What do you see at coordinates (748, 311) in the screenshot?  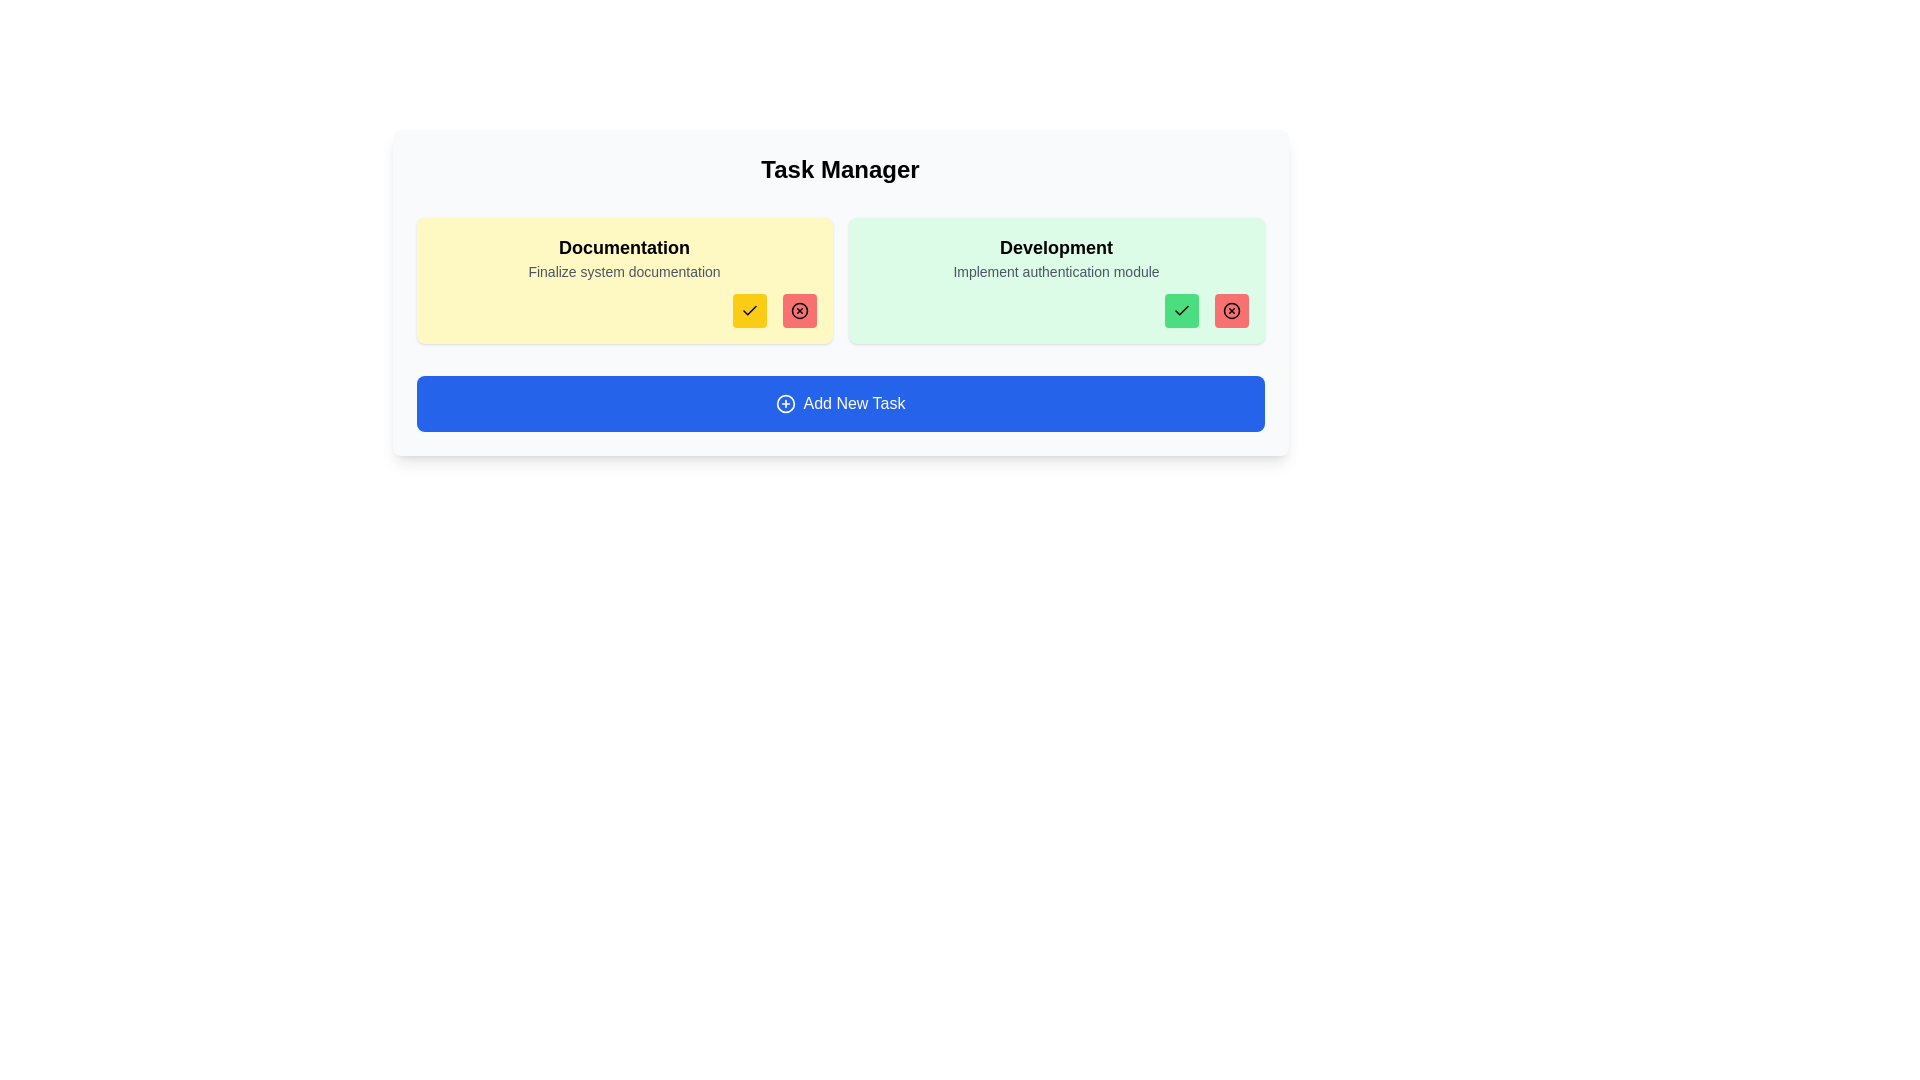 I see `the checkmark icon in the upper-right corner of the yellow 'Documentation' task card` at bounding box center [748, 311].